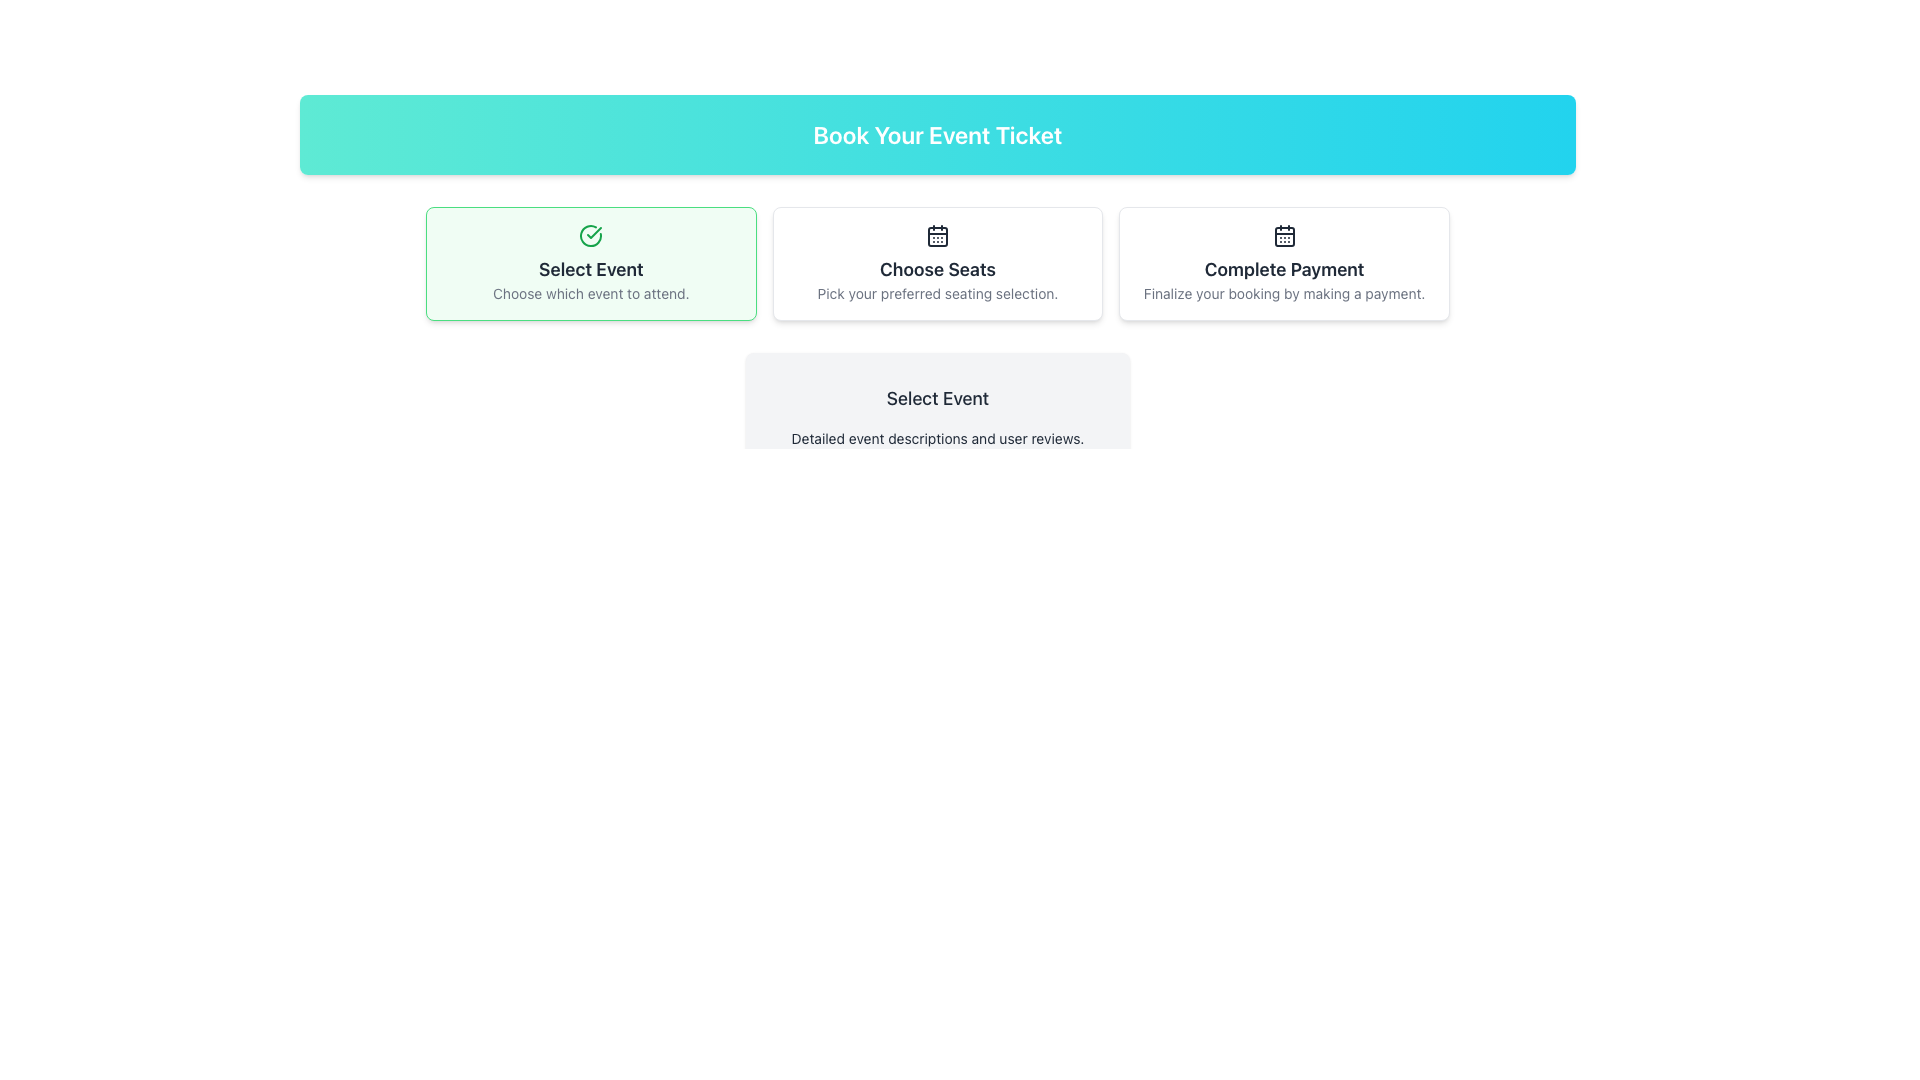  What do you see at coordinates (590, 234) in the screenshot?
I see `the SVG graphic element styled as an icon, which indicates the checked state of the associated event selection card located in the top-left portion of the interface, specifically within the Select Event section` at bounding box center [590, 234].